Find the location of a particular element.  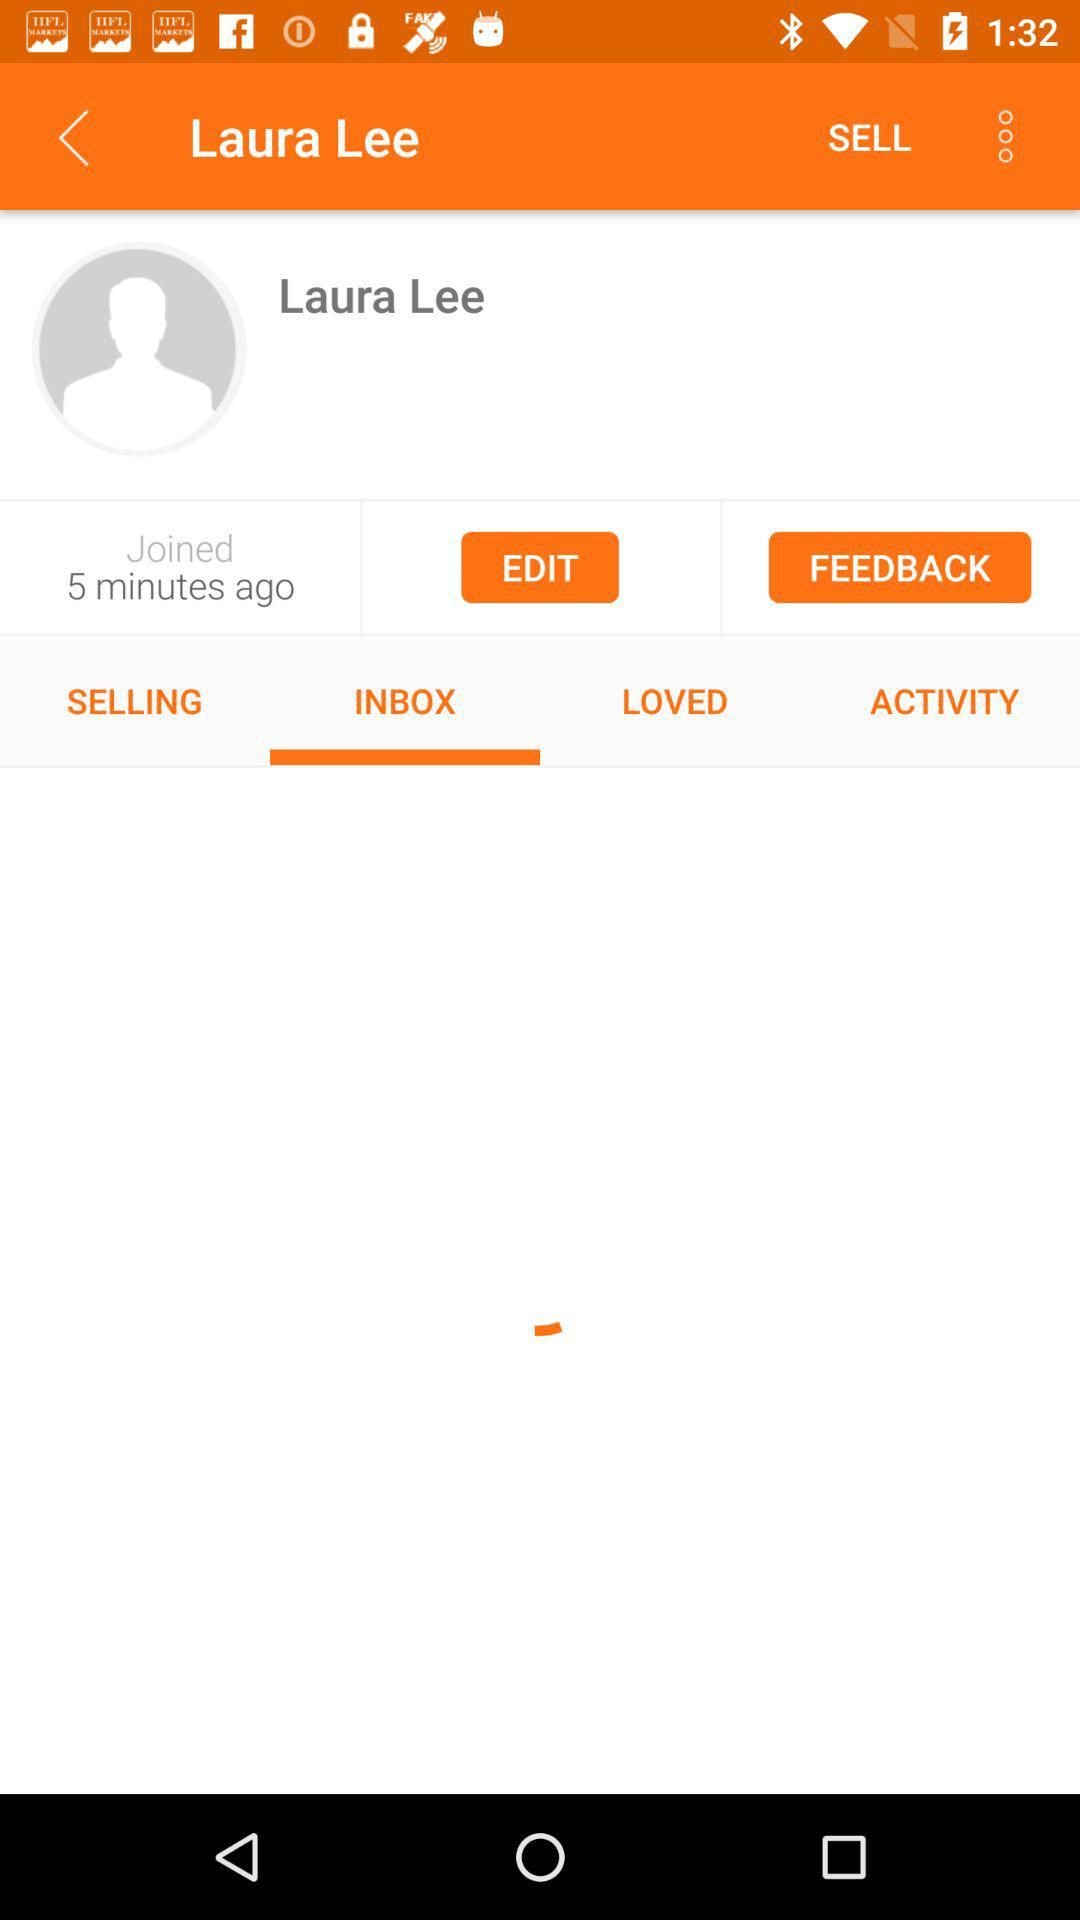

the avatar icon is located at coordinates (138, 349).